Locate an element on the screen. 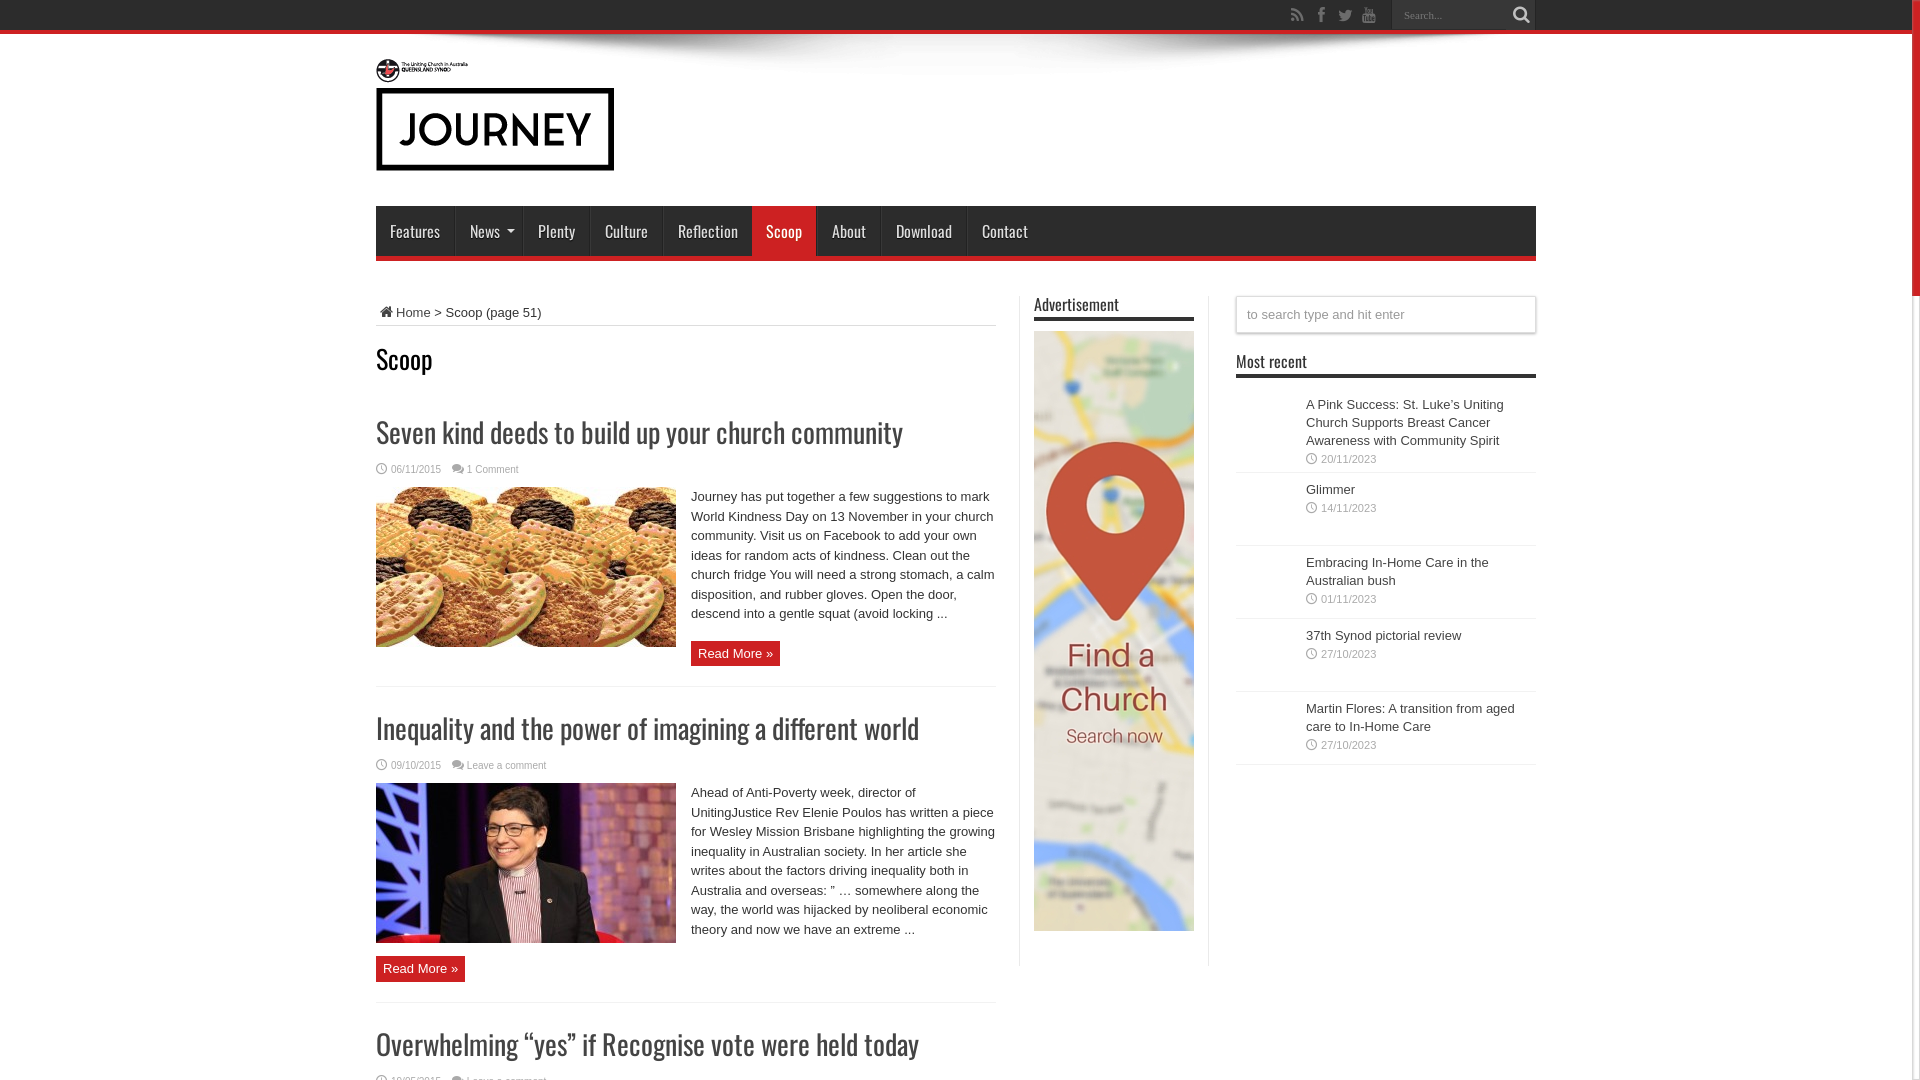 Image resolution: width=1920 pixels, height=1080 pixels. 'Search' is located at coordinates (1520, 15).